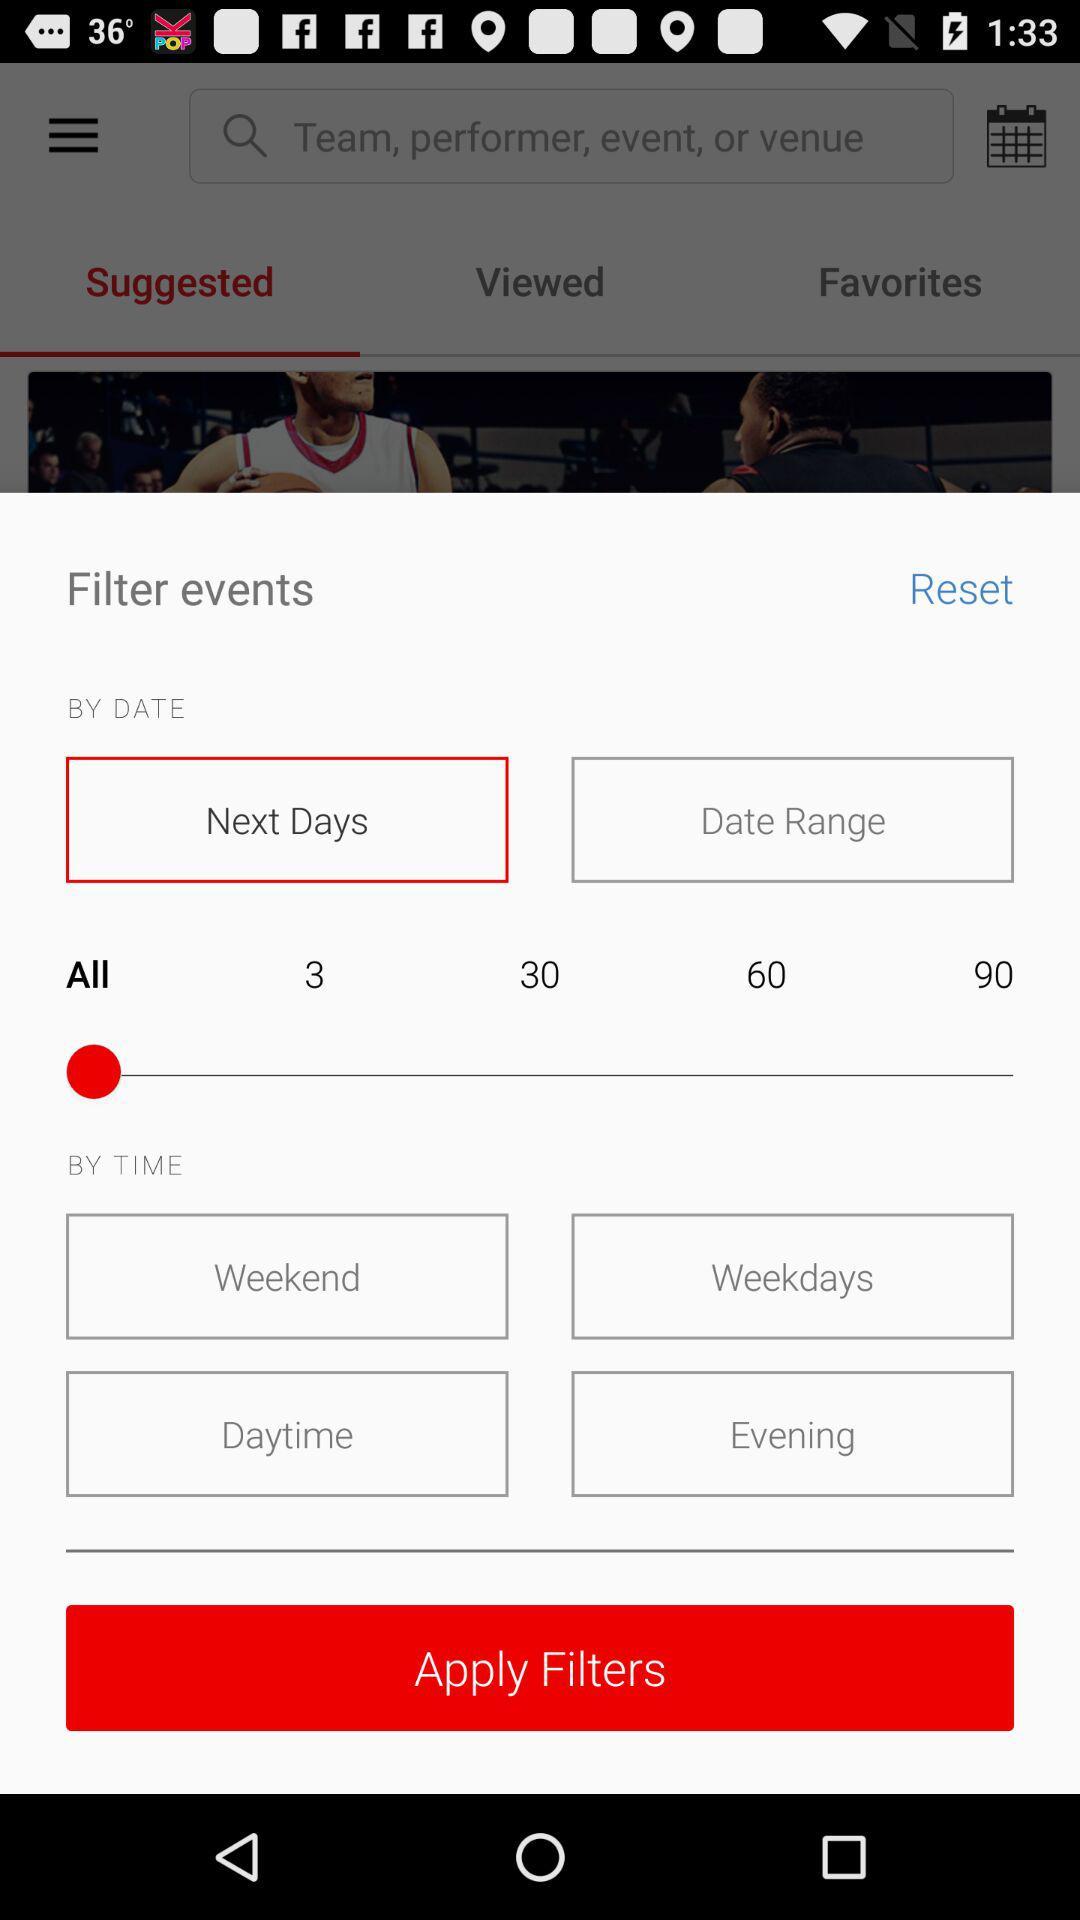  What do you see at coordinates (791, 819) in the screenshot?
I see `the date range icon` at bounding box center [791, 819].